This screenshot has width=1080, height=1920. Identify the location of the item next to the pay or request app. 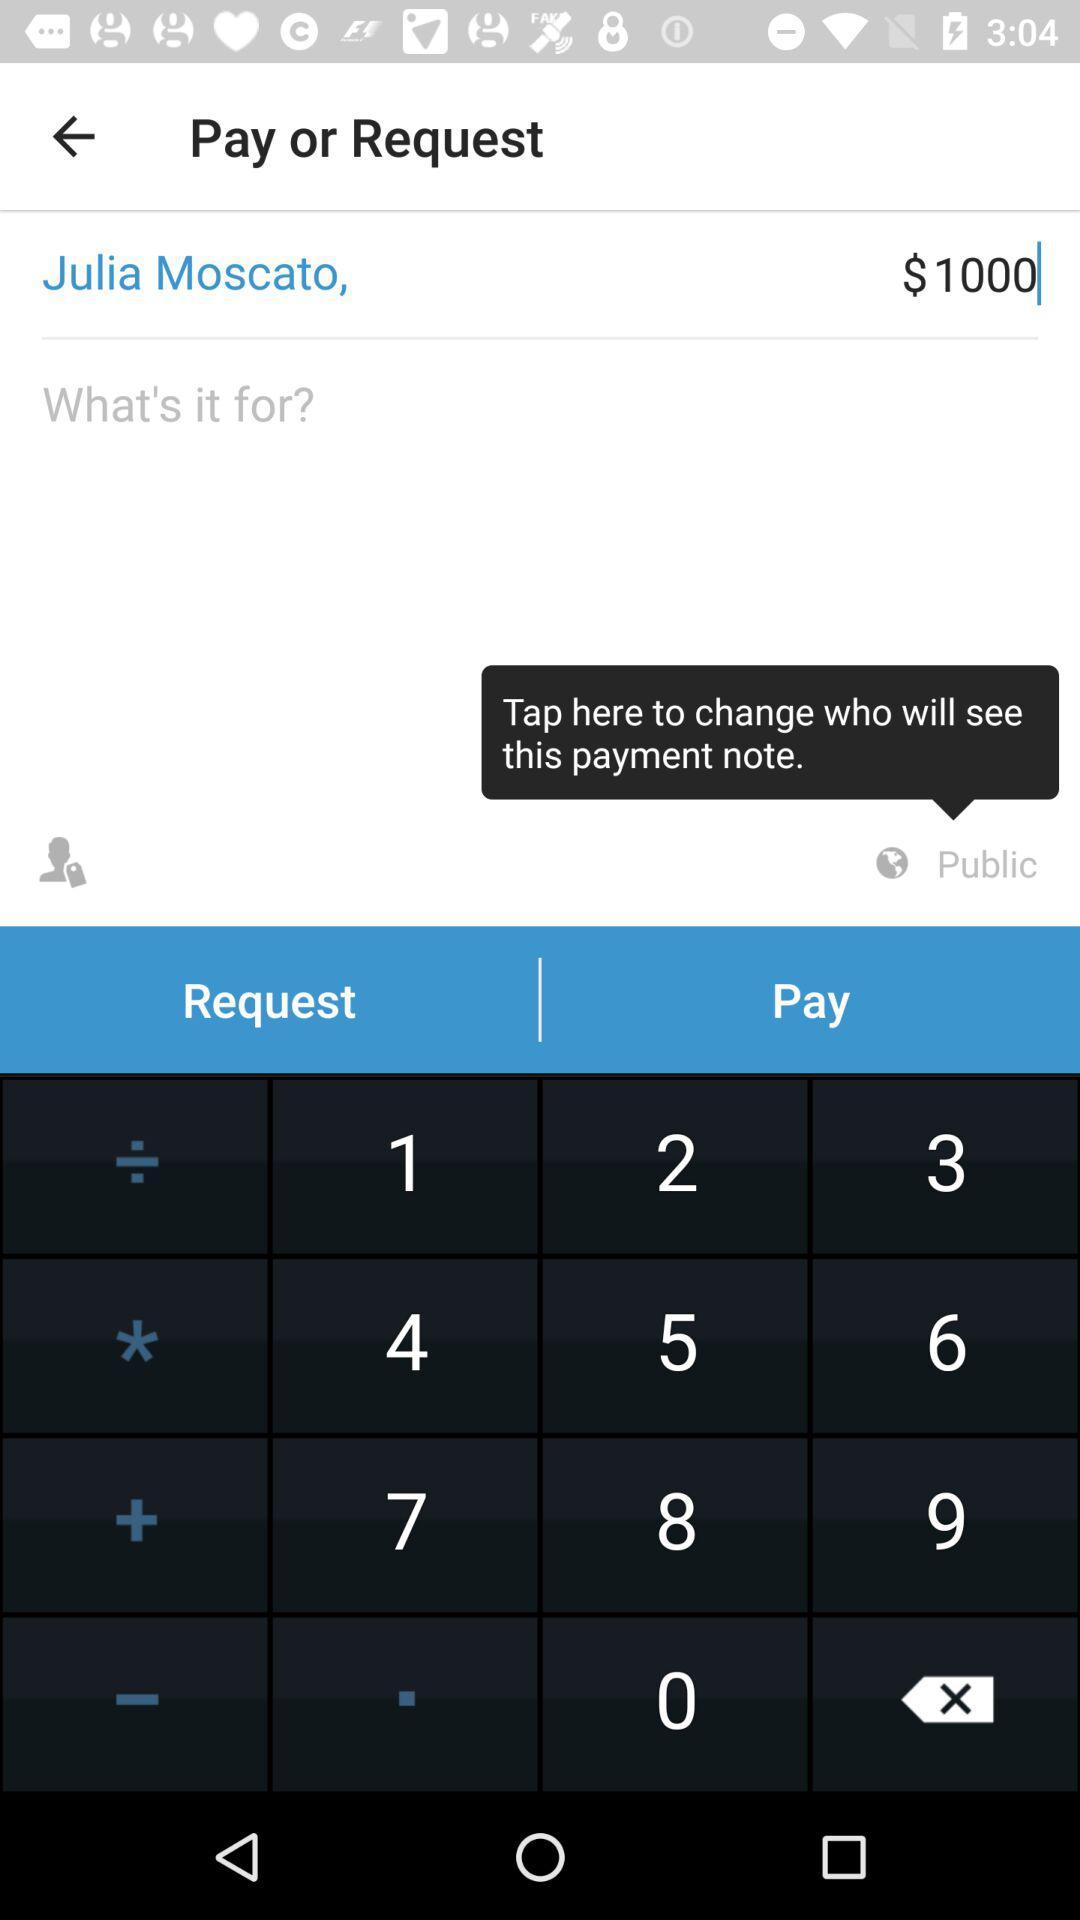
(72, 135).